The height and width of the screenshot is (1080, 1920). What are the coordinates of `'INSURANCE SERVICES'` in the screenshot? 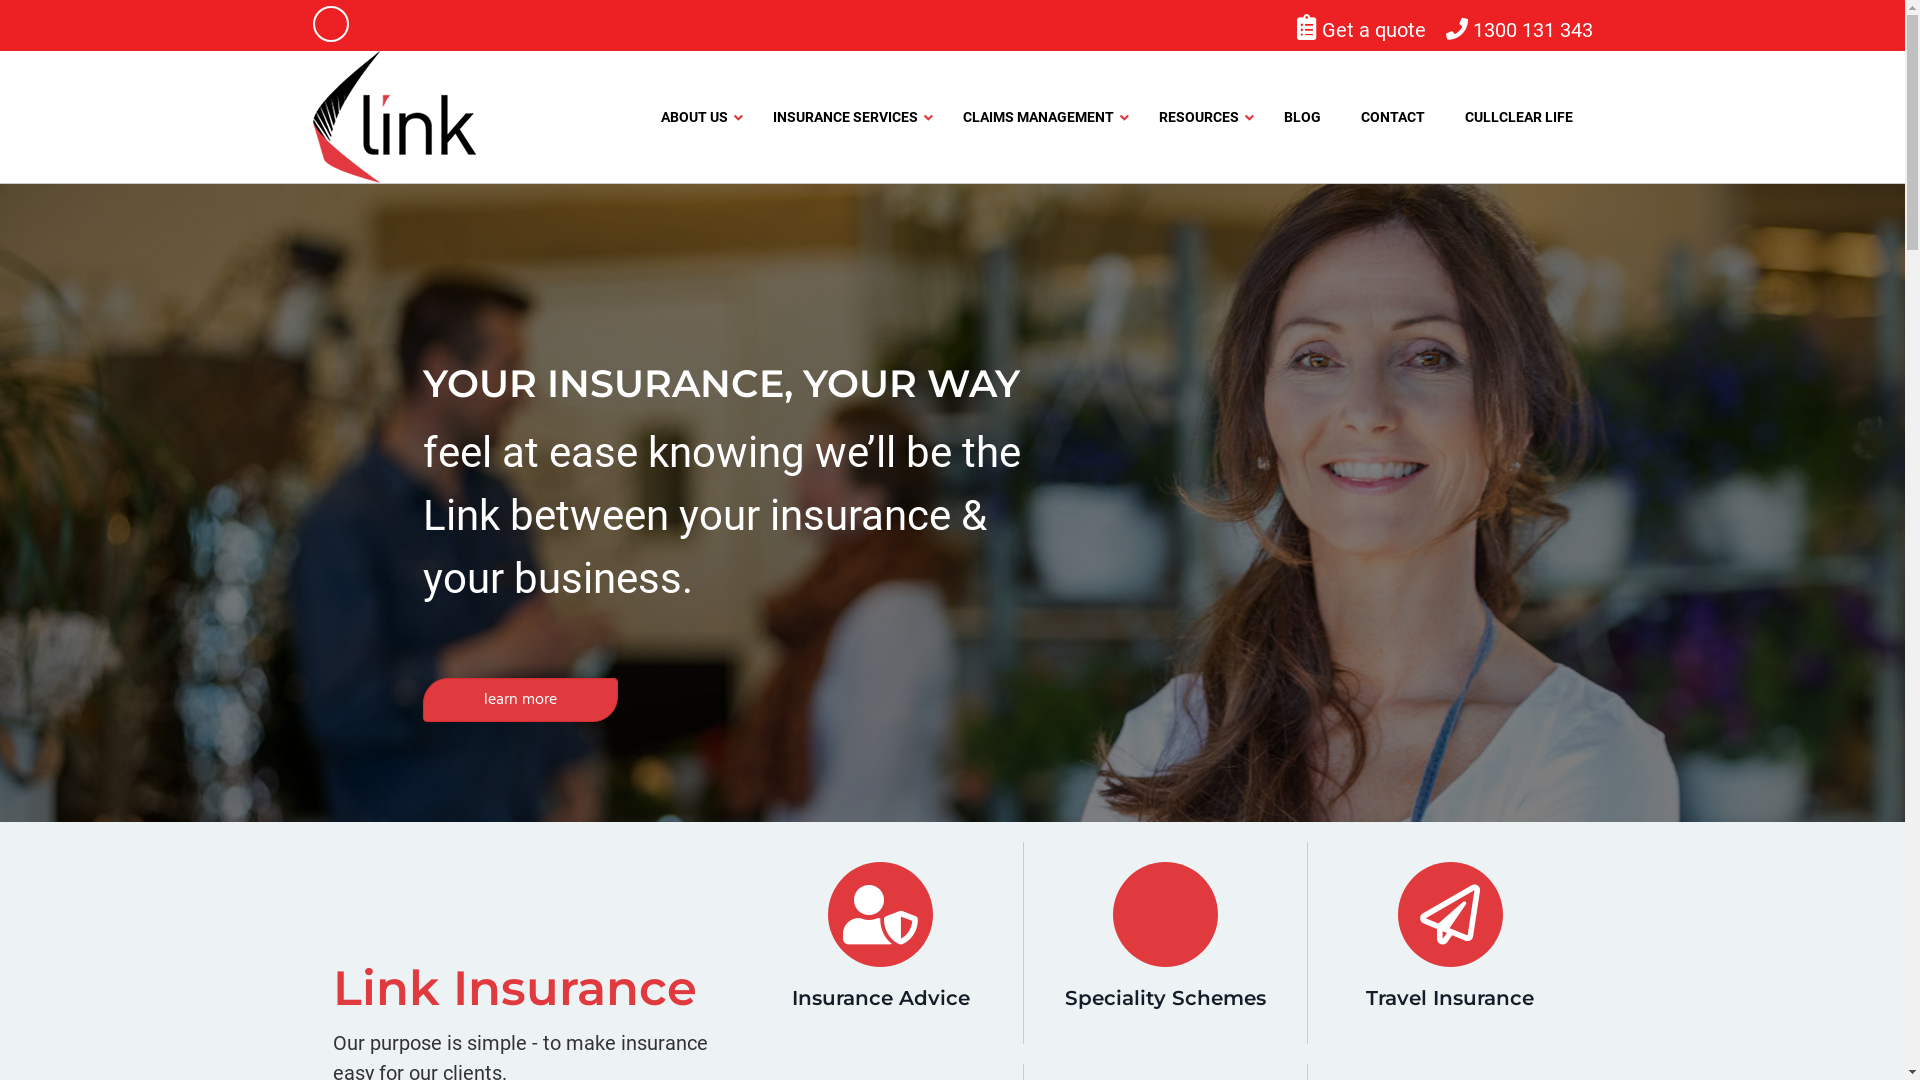 It's located at (751, 116).